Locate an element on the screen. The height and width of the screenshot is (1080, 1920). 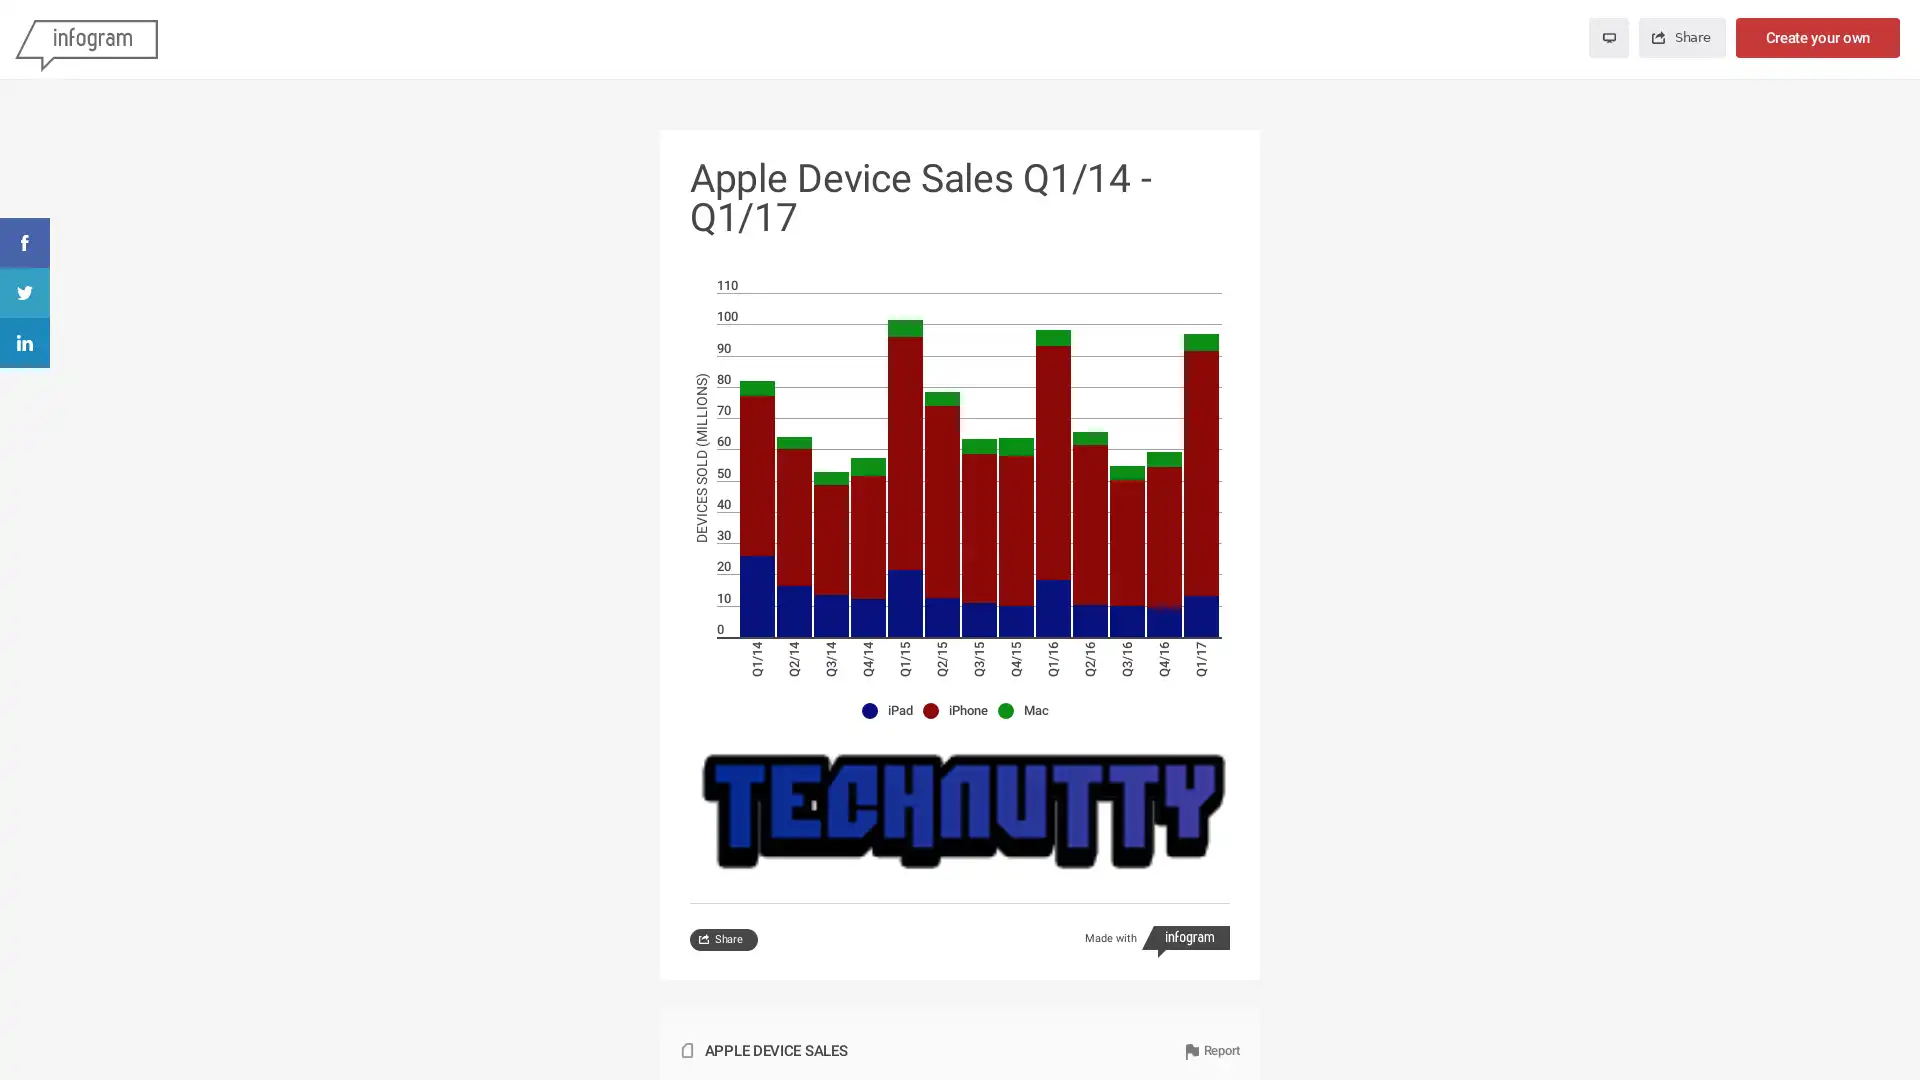
Share is located at coordinates (722, 940).